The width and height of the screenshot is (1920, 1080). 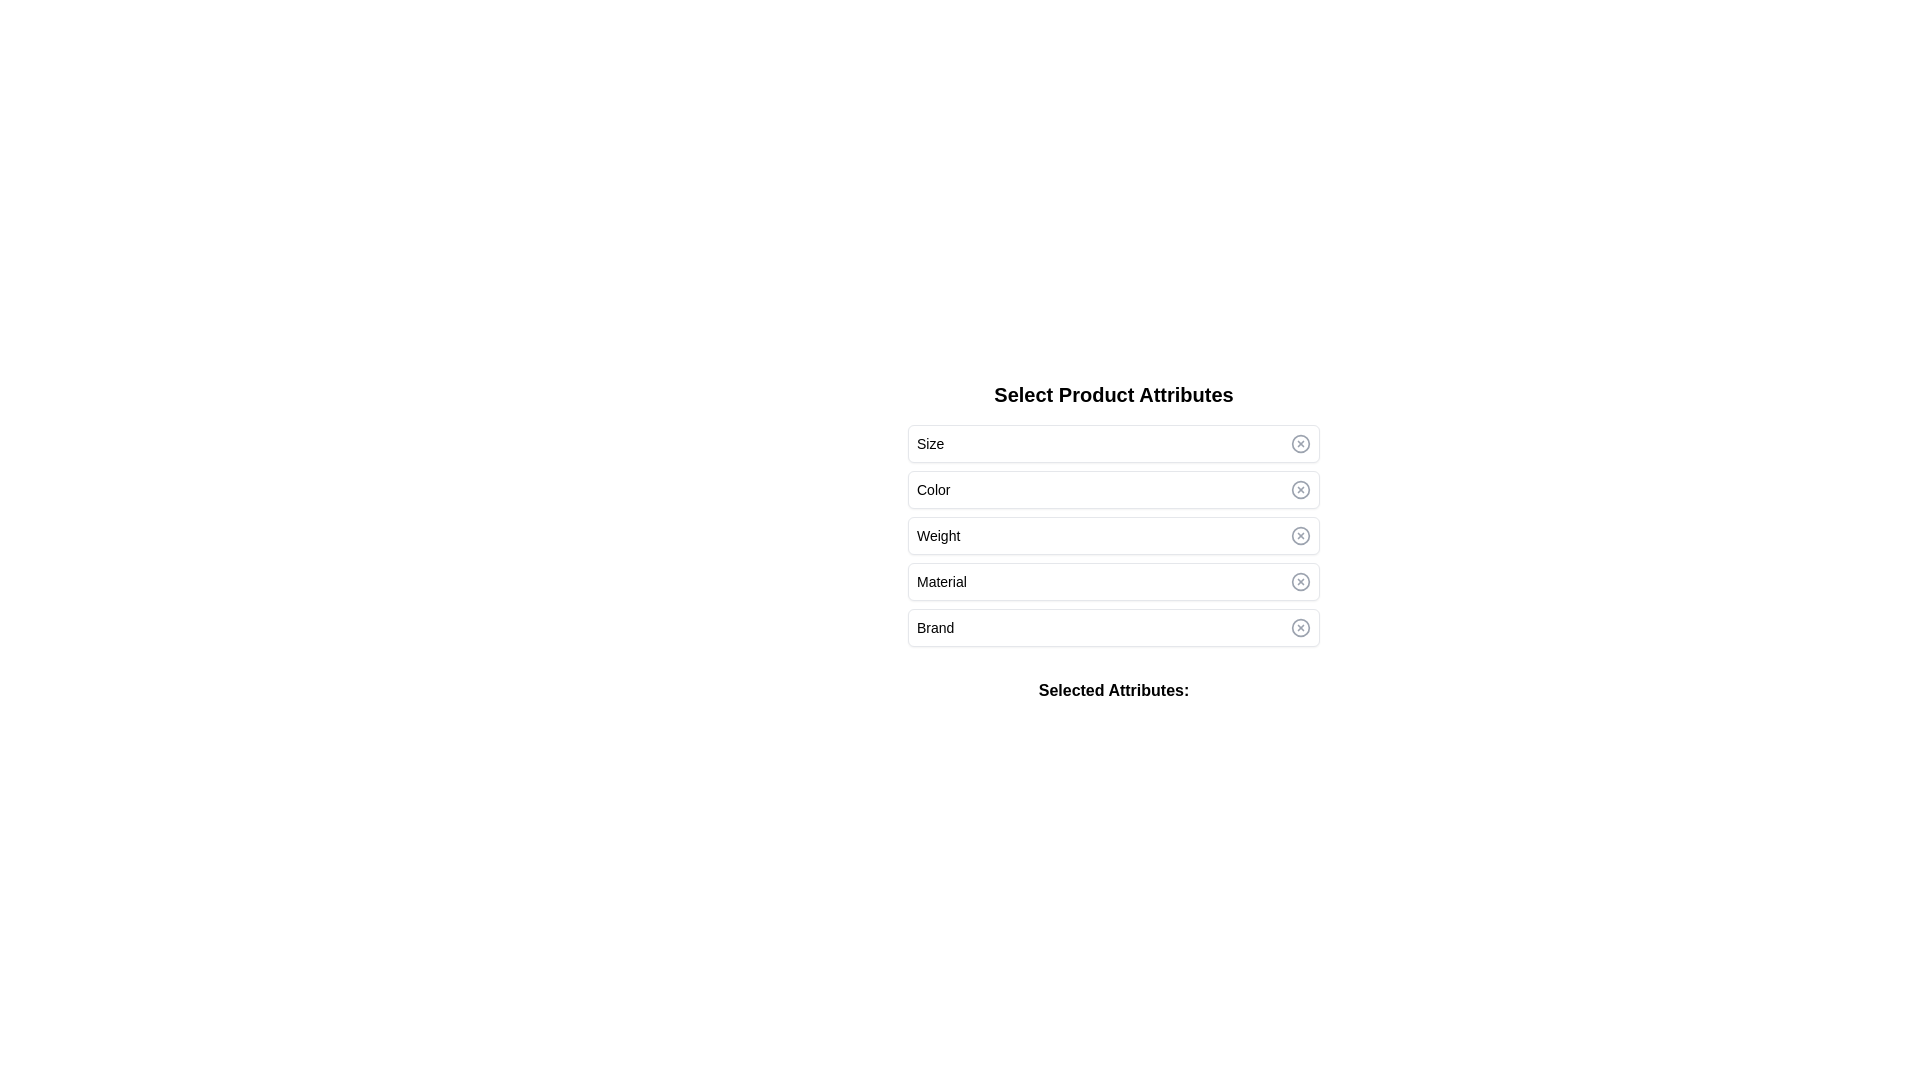 What do you see at coordinates (1112, 582) in the screenshot?
I see `the attribute Material by clicking its row` at bounding box center [1112, 582].